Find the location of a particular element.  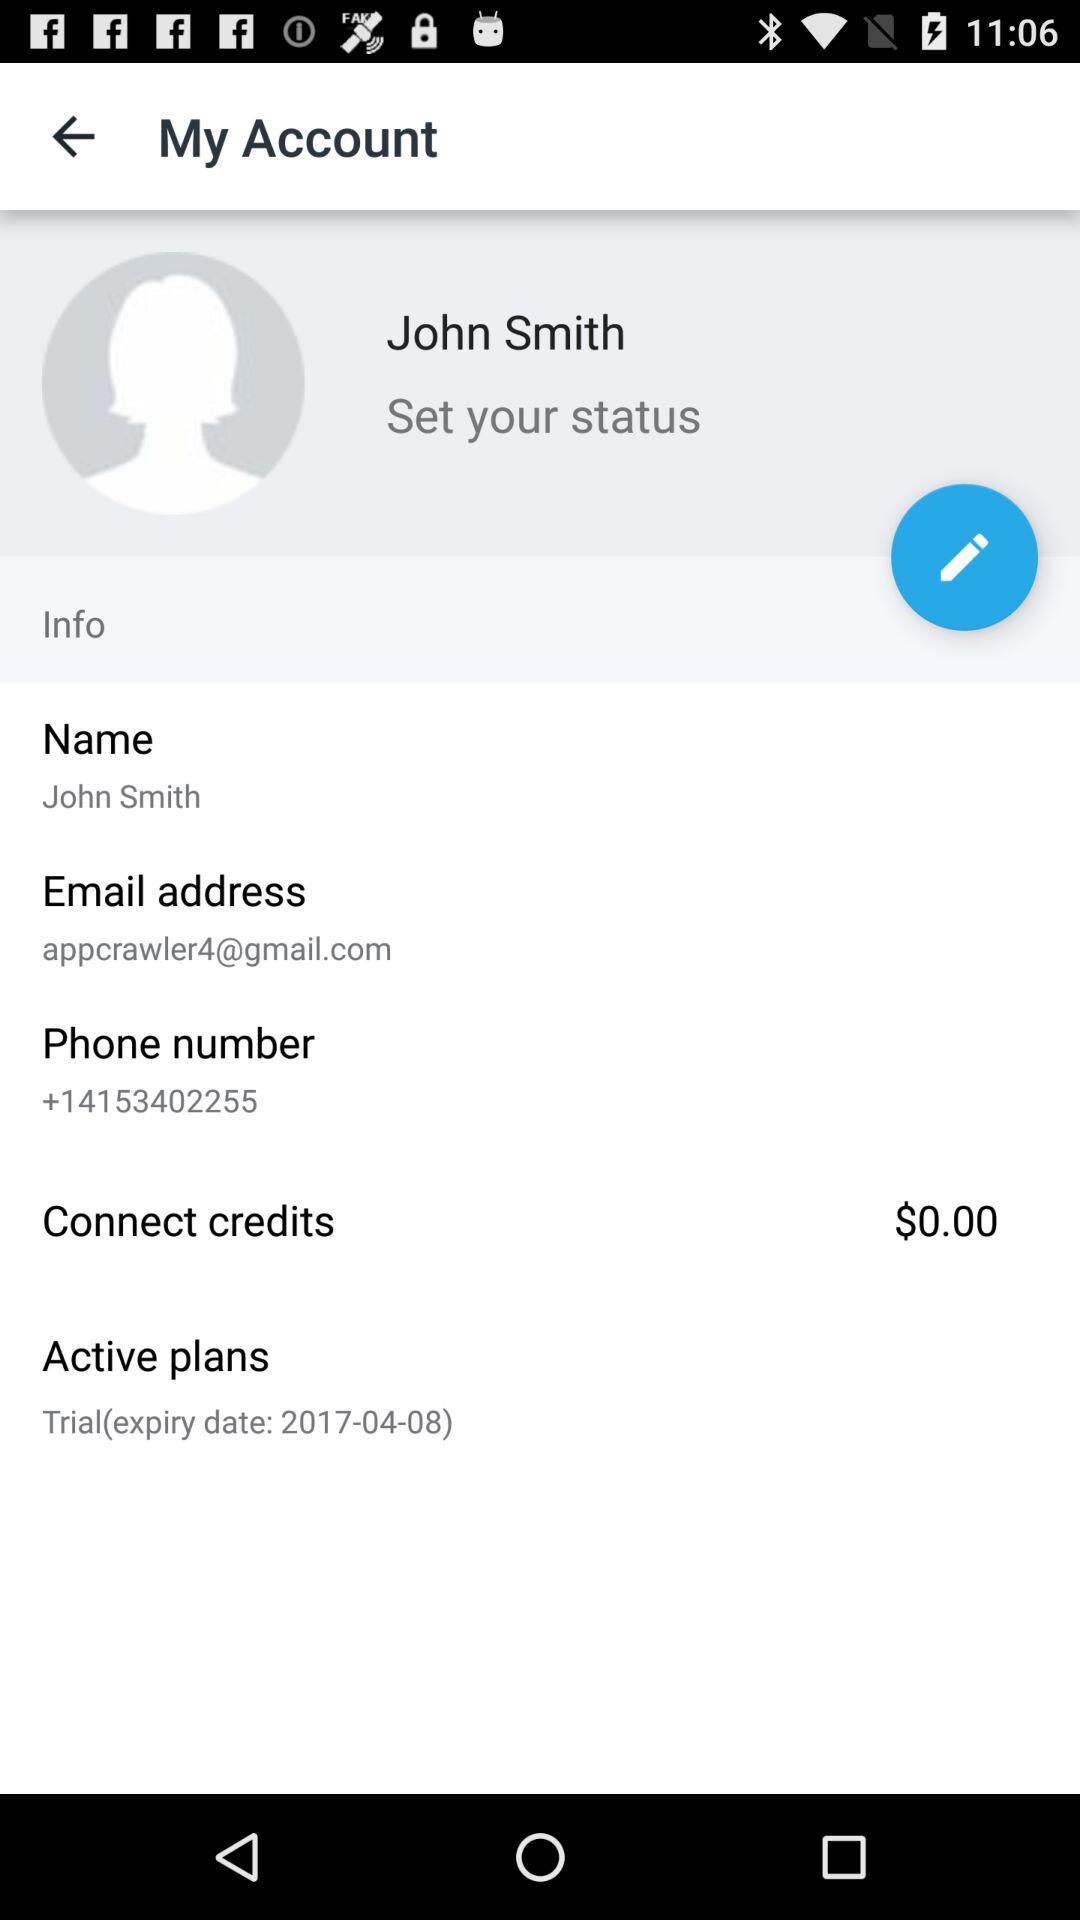

icon below phone number icon is located at coordinates (532, 1094).